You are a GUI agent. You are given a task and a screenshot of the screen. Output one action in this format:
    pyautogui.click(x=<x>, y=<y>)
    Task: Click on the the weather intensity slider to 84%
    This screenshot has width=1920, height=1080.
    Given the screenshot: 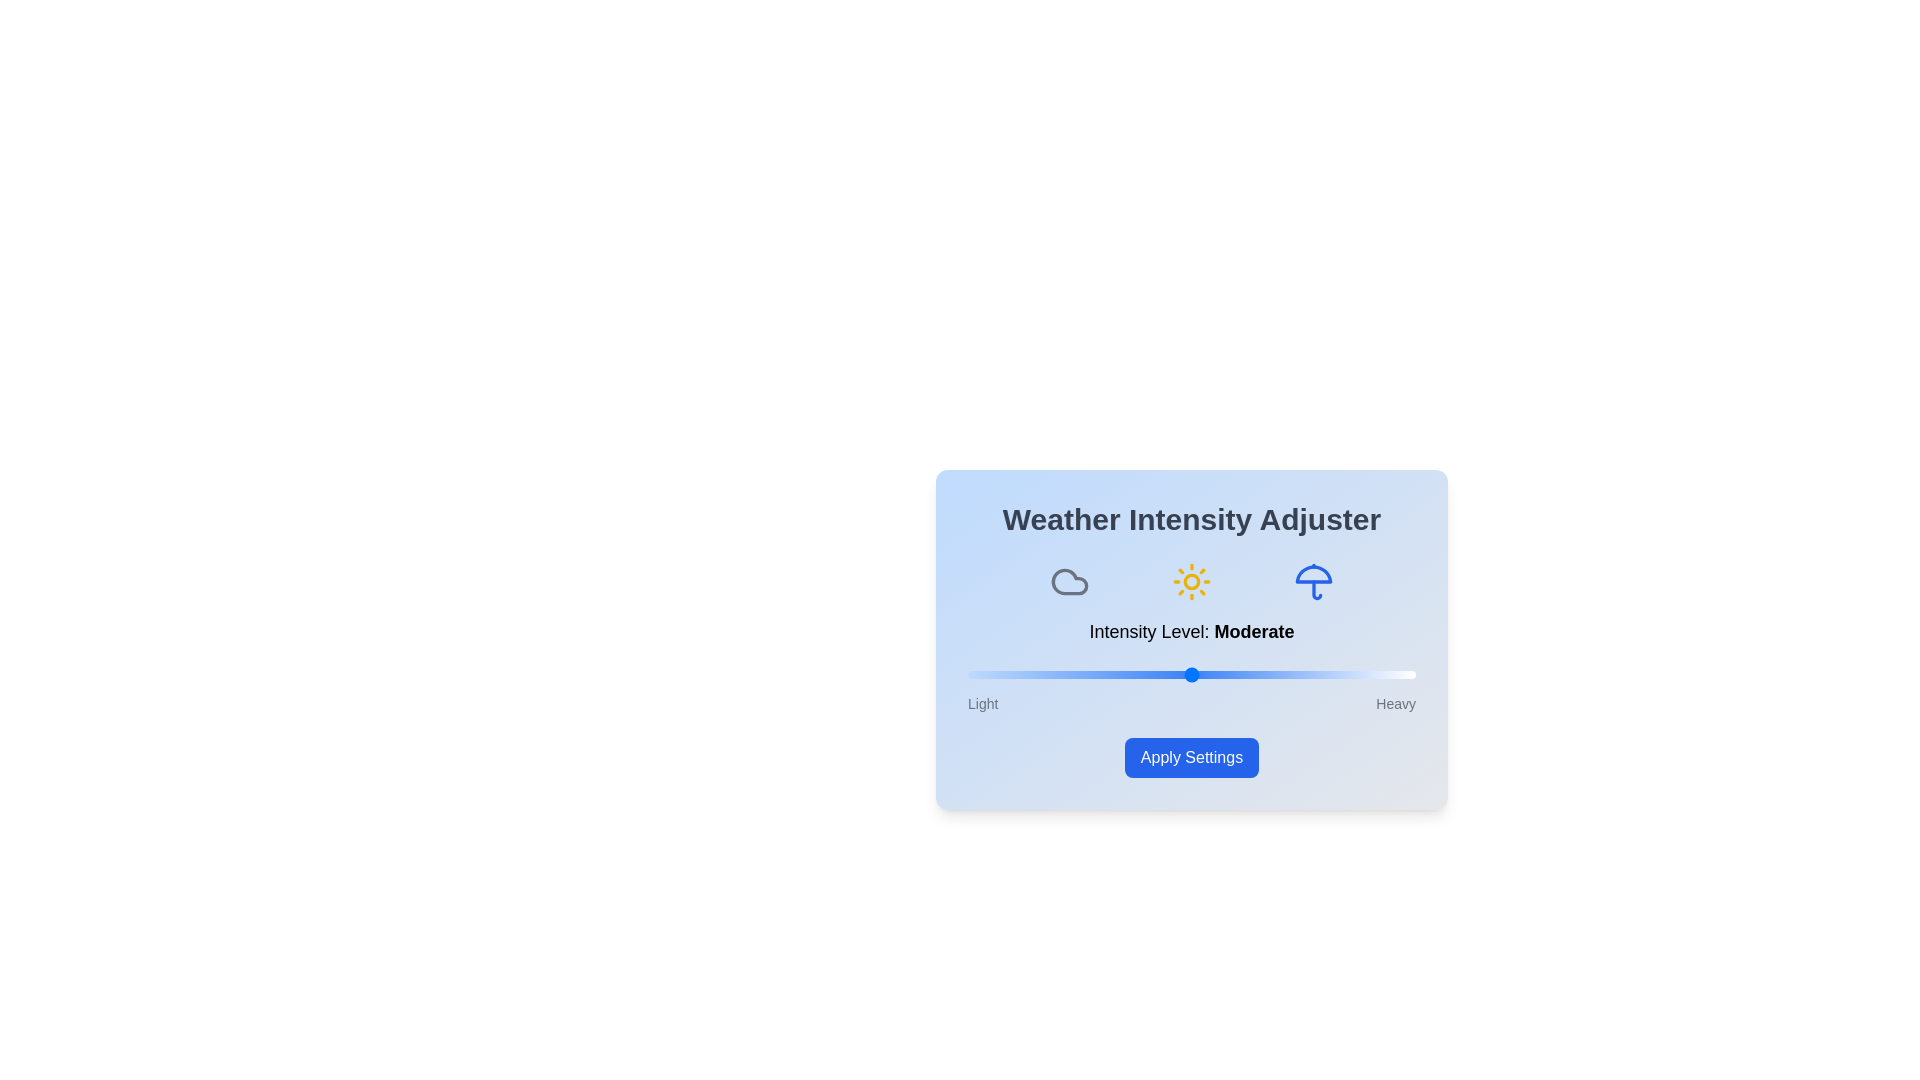 What is the action you would take?
    pyautogui.click(x=1344, y=675)
    